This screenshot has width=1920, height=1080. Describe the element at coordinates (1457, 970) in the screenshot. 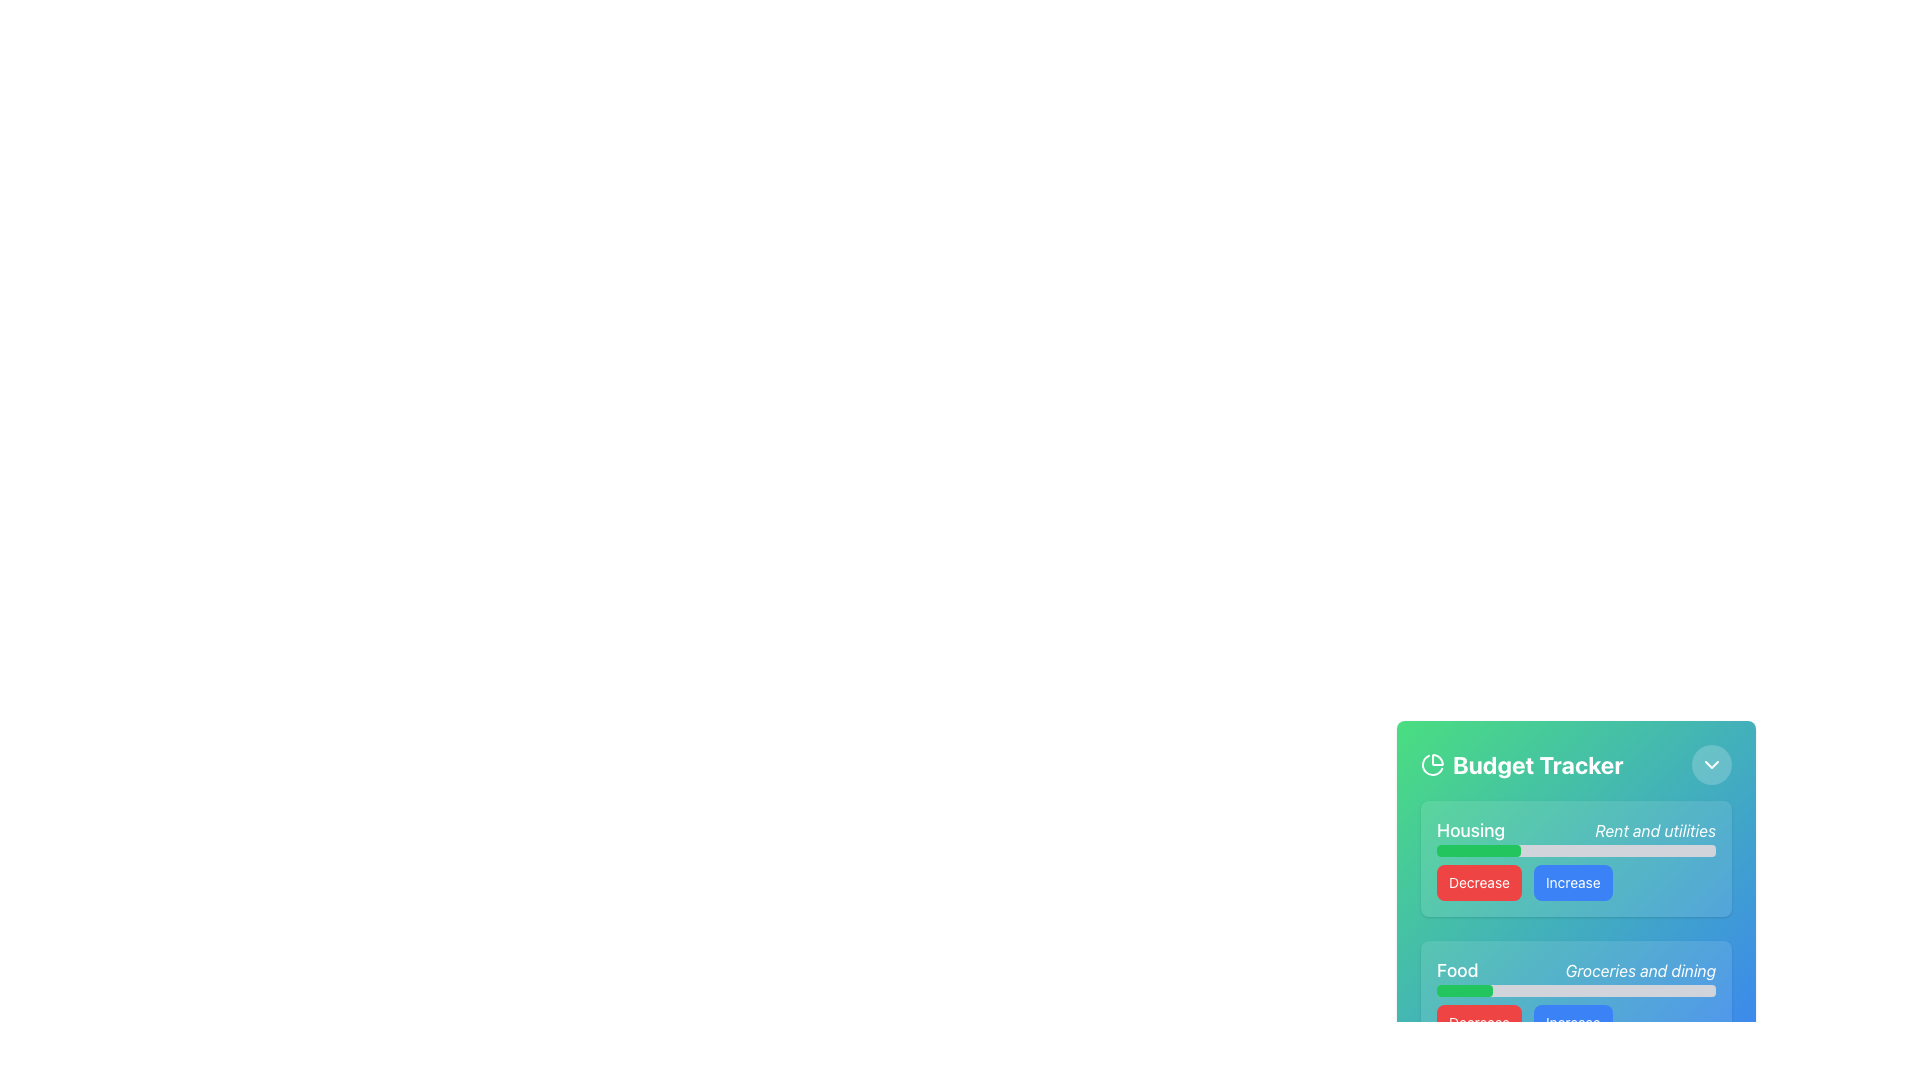

I see `the 'Food' text label, which is a large, bold font element in a budget tracker card interface, located in the lower-left section and contrasting with a gradient background` at that location.